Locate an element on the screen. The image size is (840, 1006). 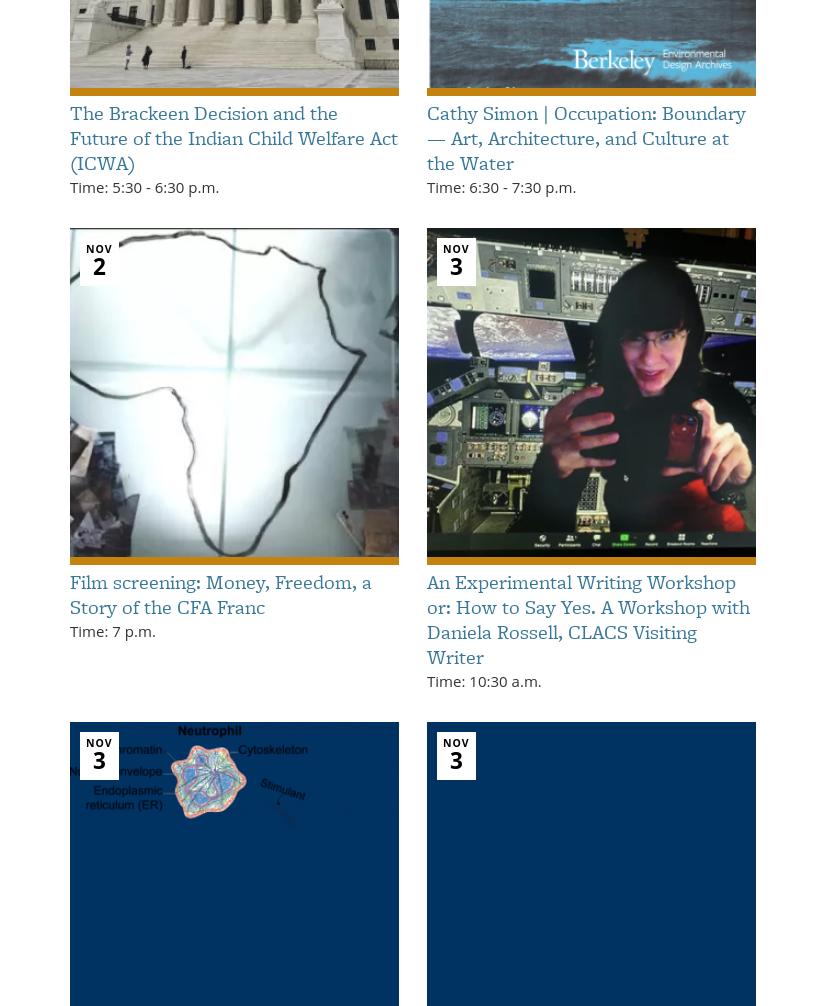
'Time: 7 p.m.' is located at coordinates (112, 629).